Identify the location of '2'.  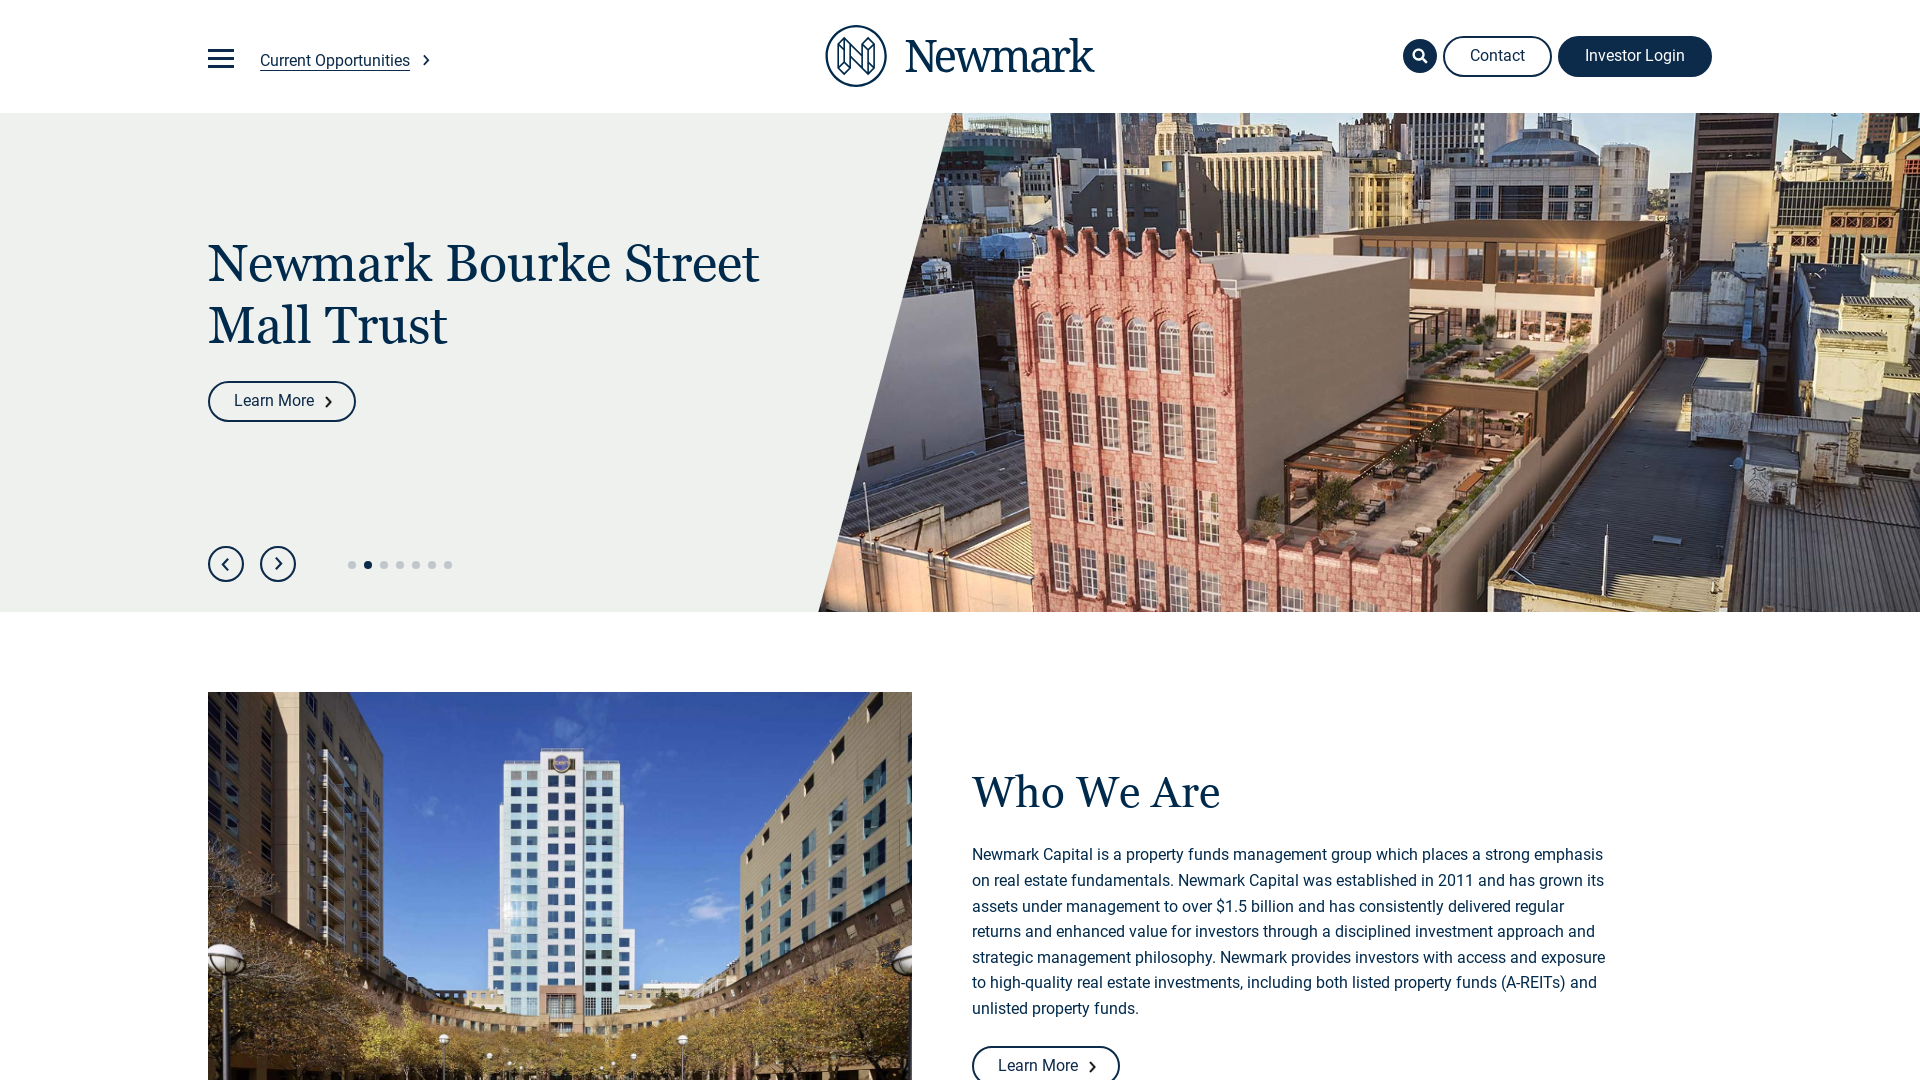
(369, 562).